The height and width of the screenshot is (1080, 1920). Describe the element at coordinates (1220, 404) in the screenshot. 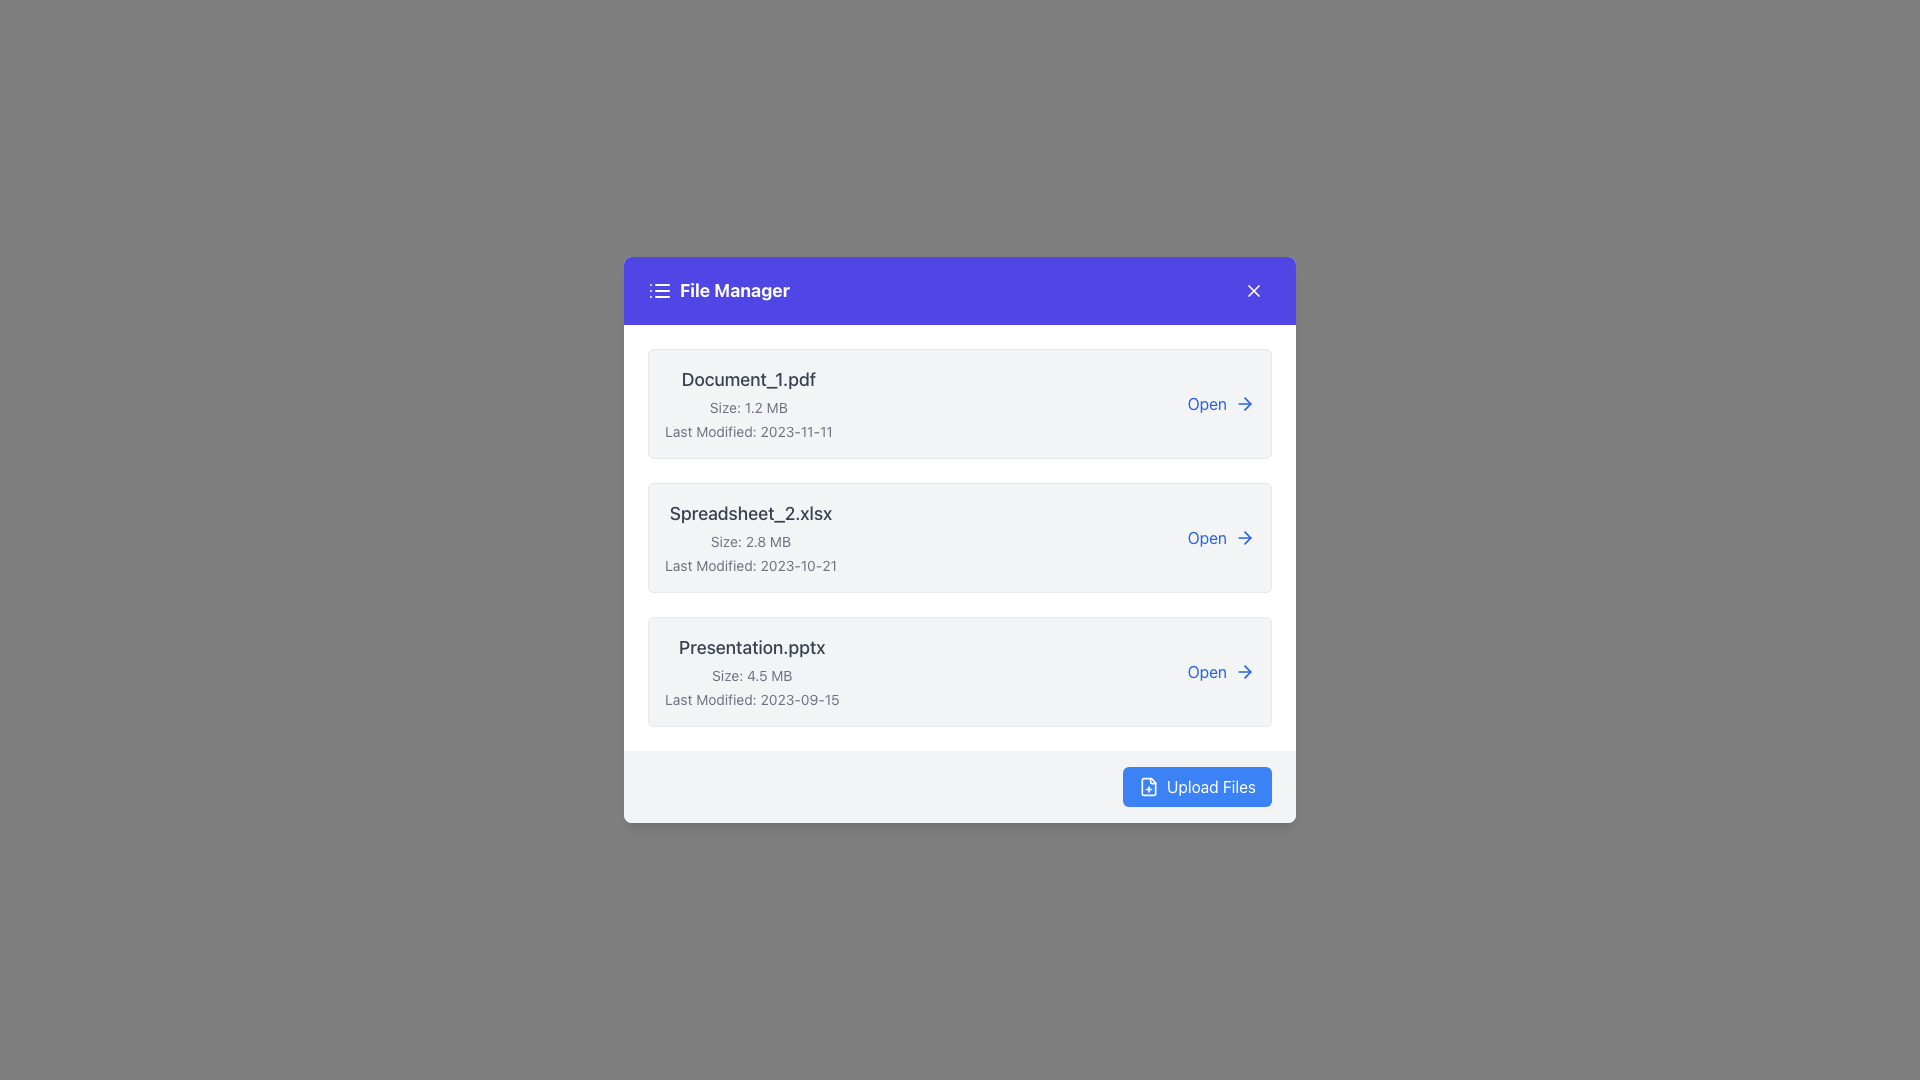

I see `the 'Open' text link styled in blue, located next to the arrow icon in the first file entry for visual feedback` at that location.